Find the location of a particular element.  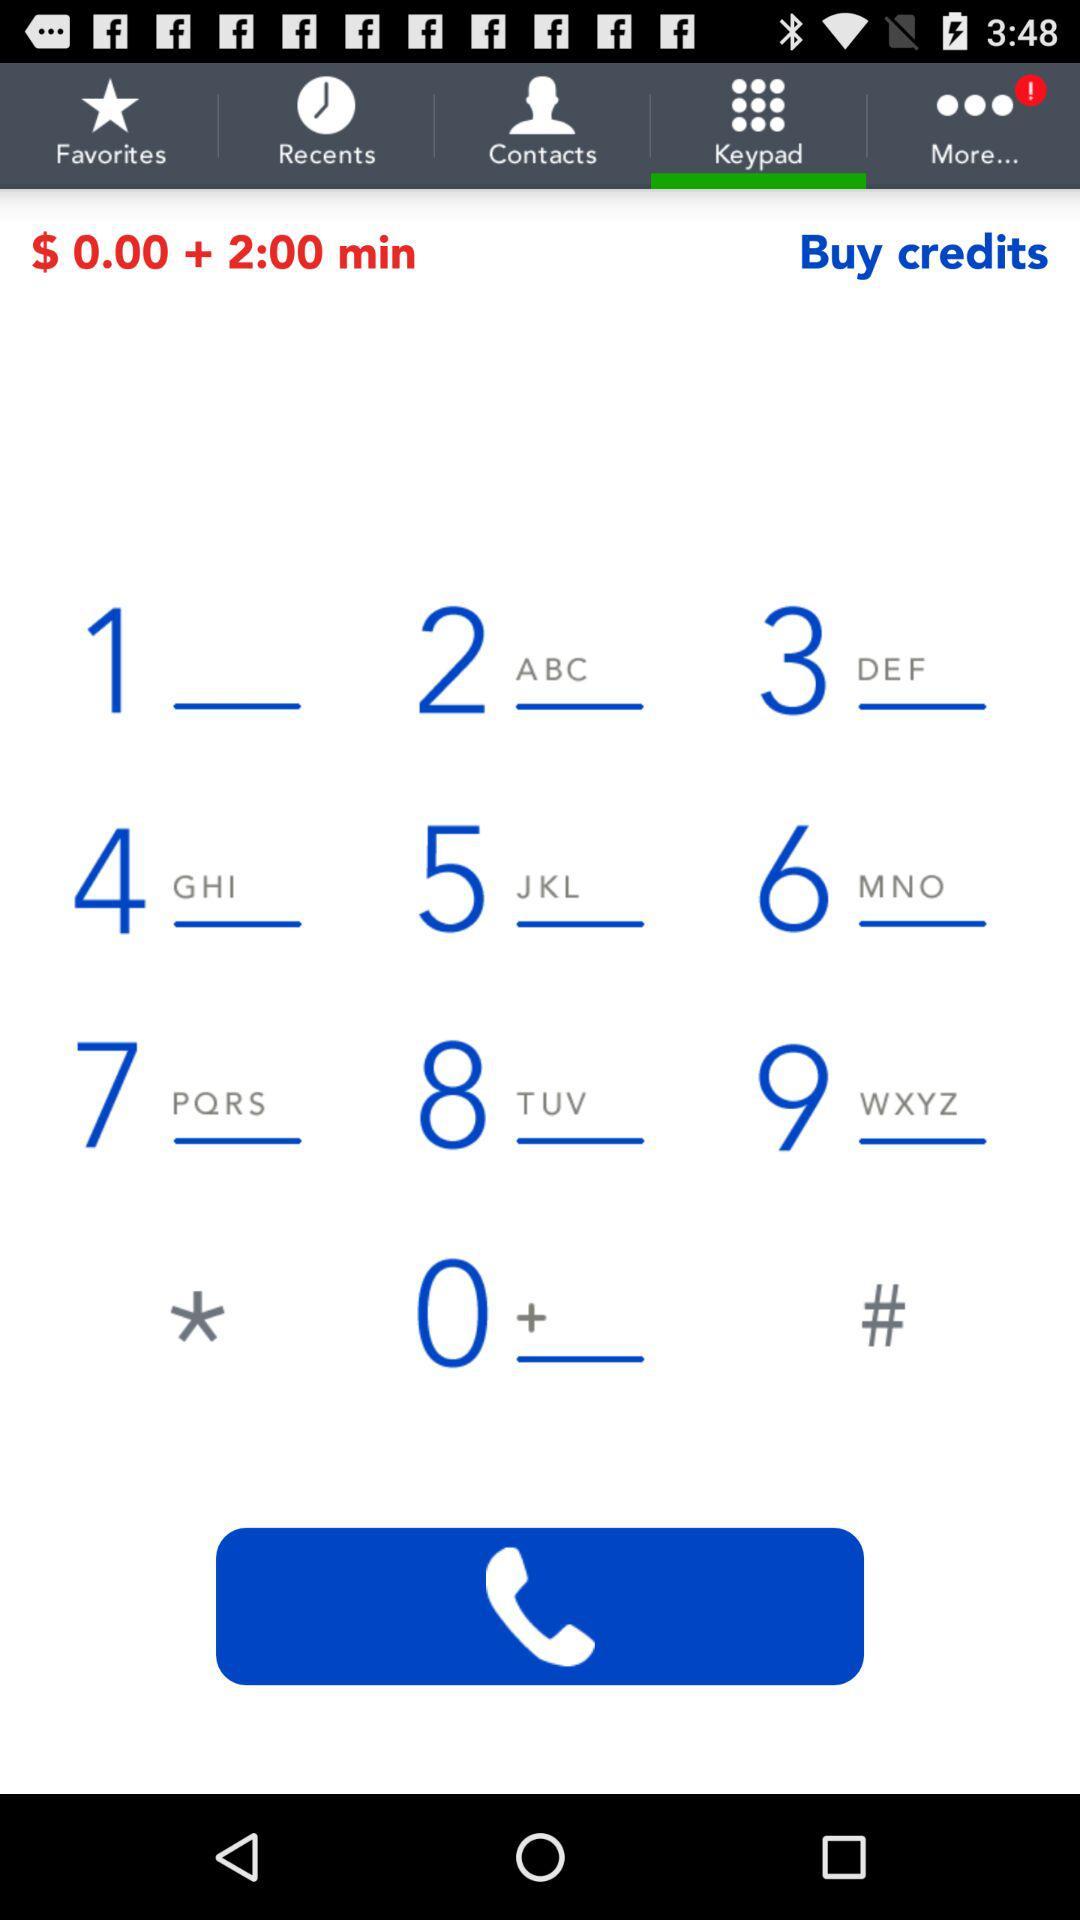

1 keypad which is below  000200 min on the page is located at coordinates (196, 659).